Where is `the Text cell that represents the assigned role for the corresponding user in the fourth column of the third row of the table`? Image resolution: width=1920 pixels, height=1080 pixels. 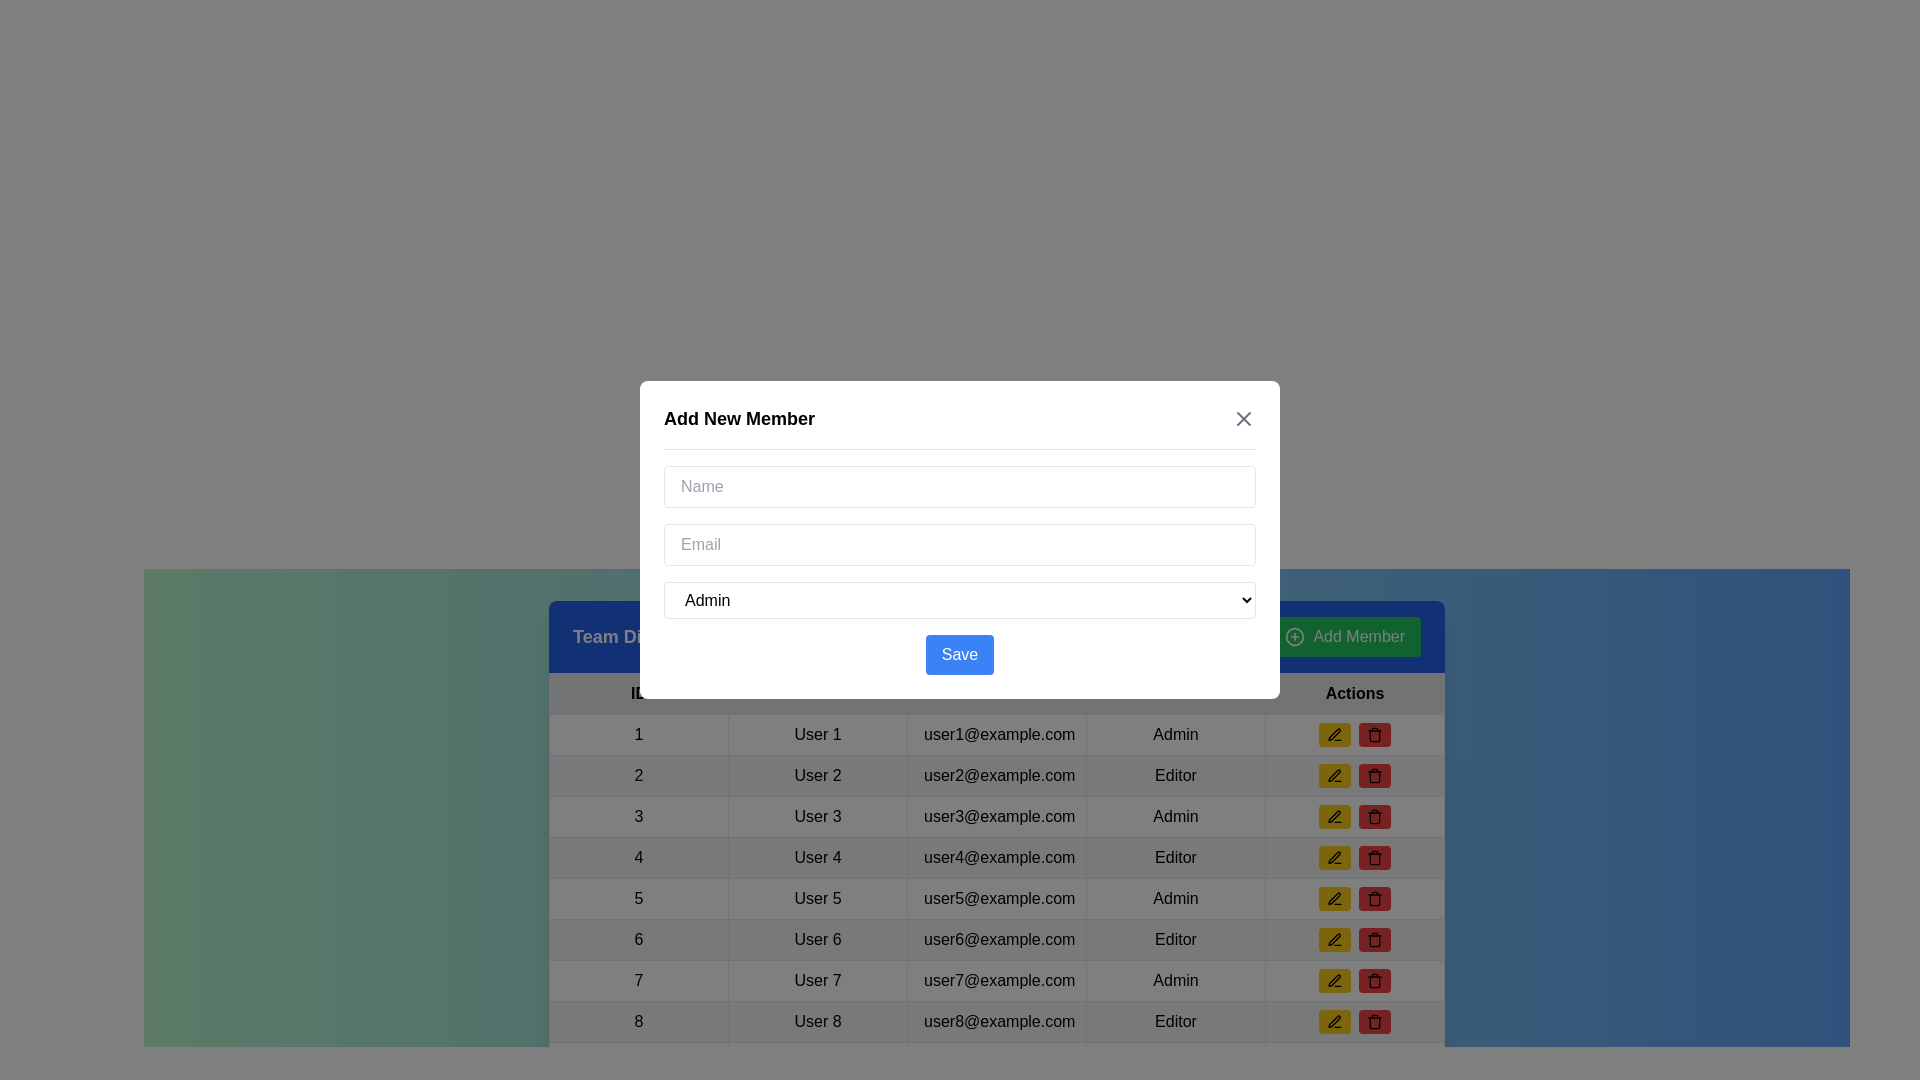 the Text cell that represents the assigned role for the corresponding user in the fourth column of the third row of the table is located at coordinates (1176, 817).